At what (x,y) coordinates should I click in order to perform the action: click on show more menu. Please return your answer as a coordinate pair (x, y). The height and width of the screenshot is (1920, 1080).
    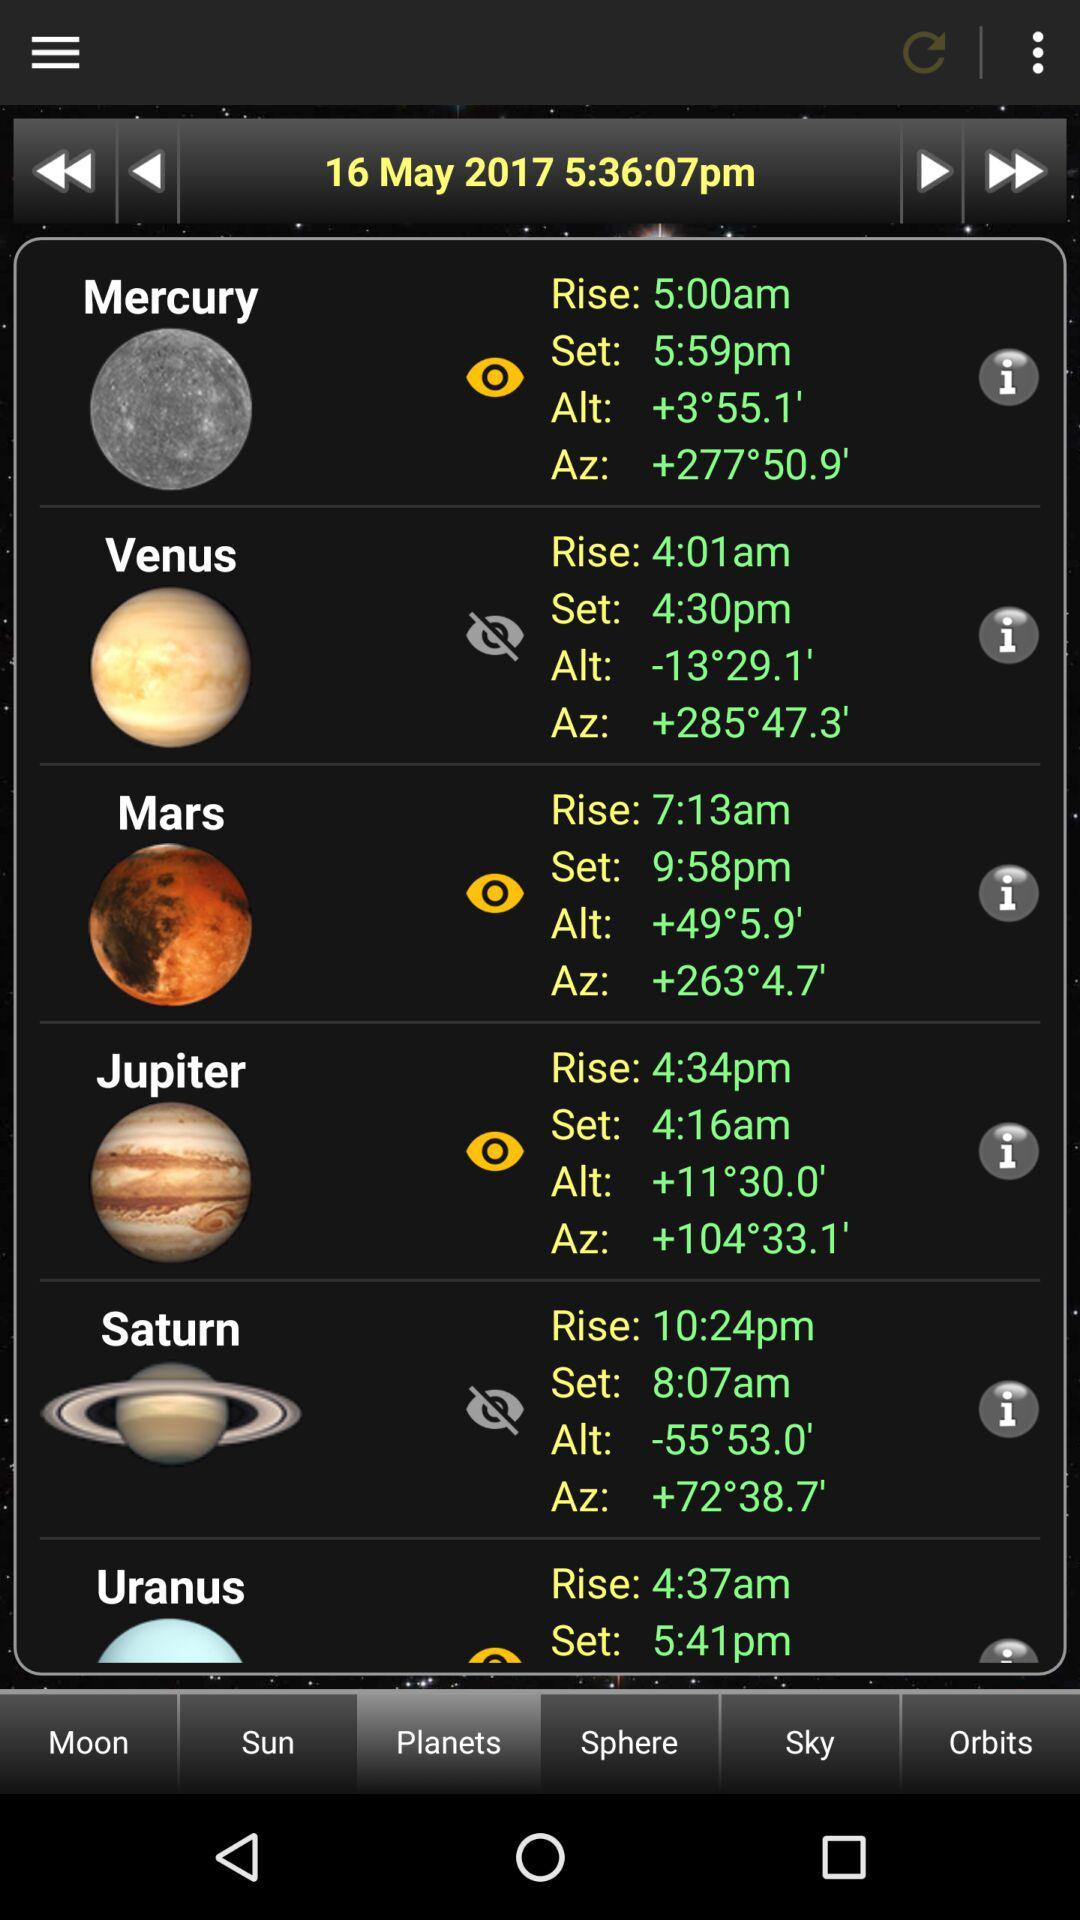
    Looking at the image, I should click on (1036, 52).